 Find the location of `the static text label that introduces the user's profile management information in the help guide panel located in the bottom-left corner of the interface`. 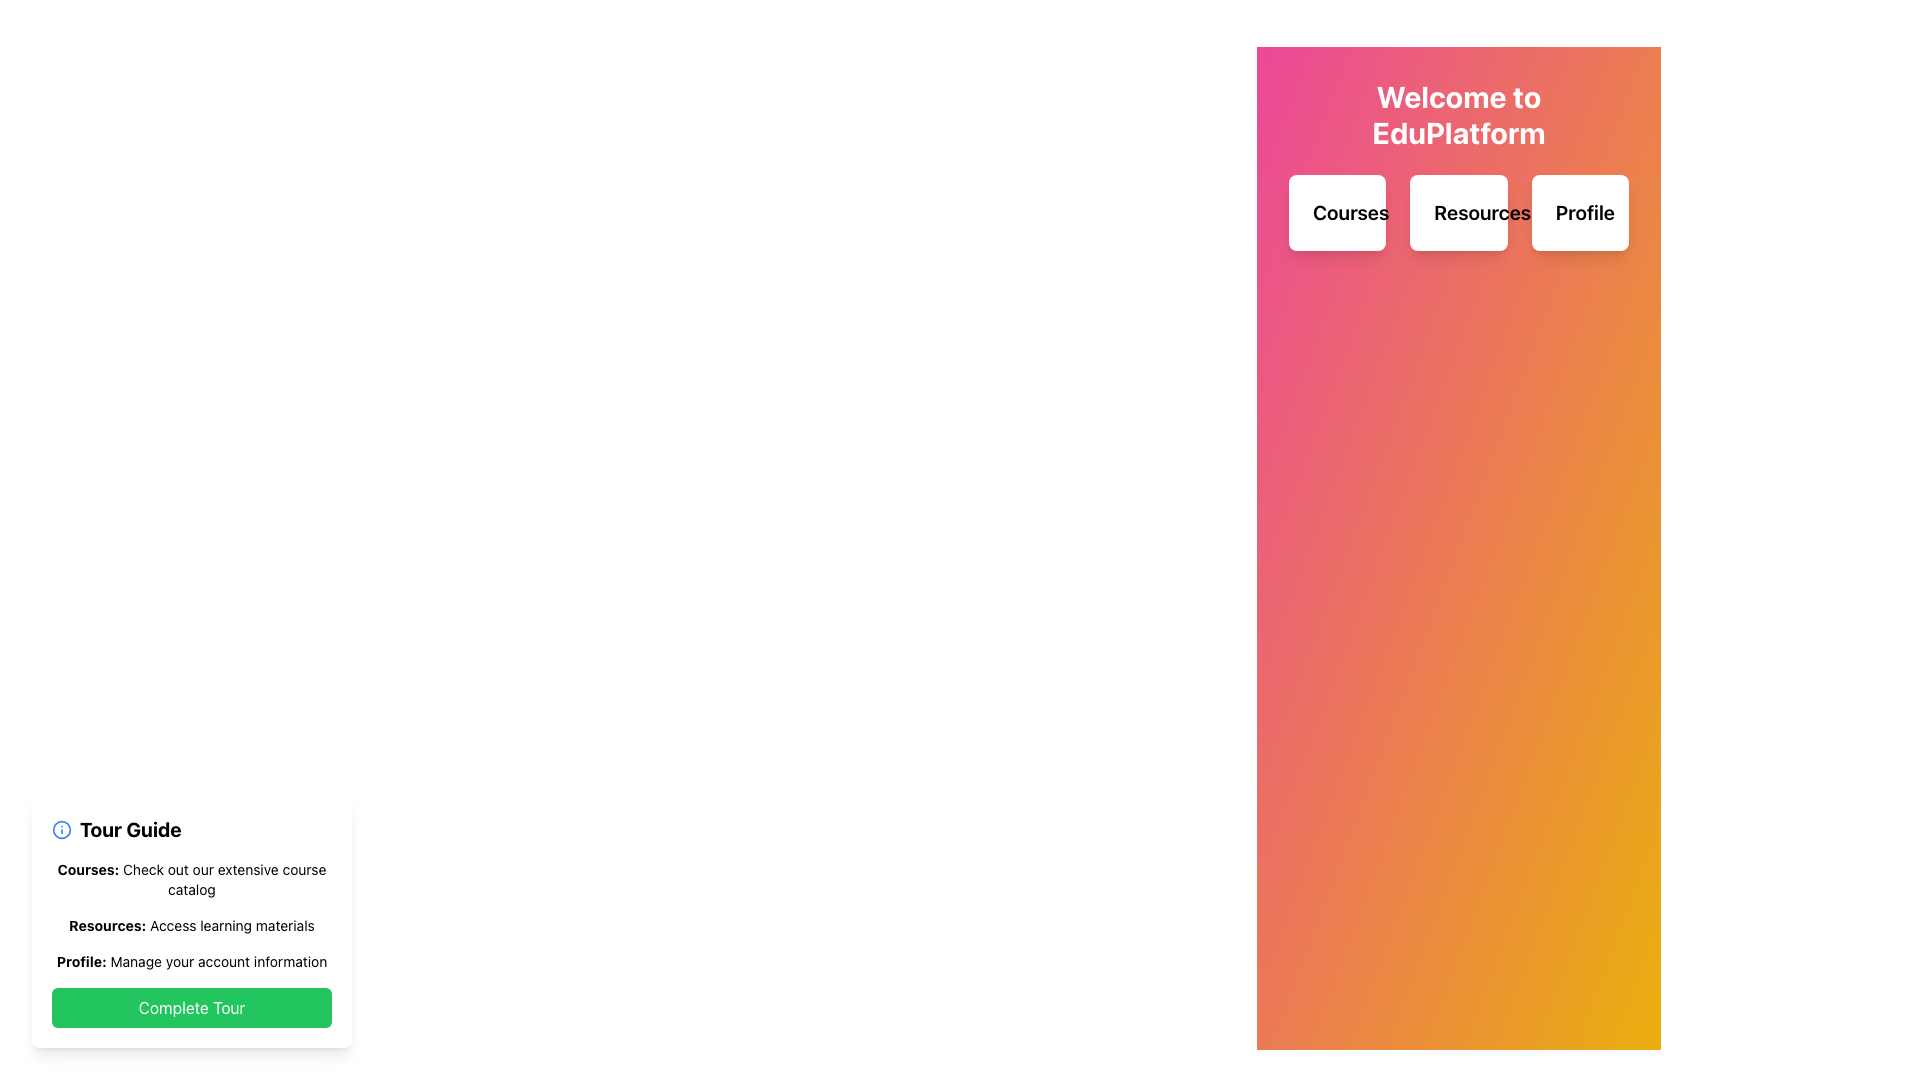

the static text label that introduces the user's profile management information in the help guide panel located in the bottom-left corner of the interface is located at coordinates (80, 960).